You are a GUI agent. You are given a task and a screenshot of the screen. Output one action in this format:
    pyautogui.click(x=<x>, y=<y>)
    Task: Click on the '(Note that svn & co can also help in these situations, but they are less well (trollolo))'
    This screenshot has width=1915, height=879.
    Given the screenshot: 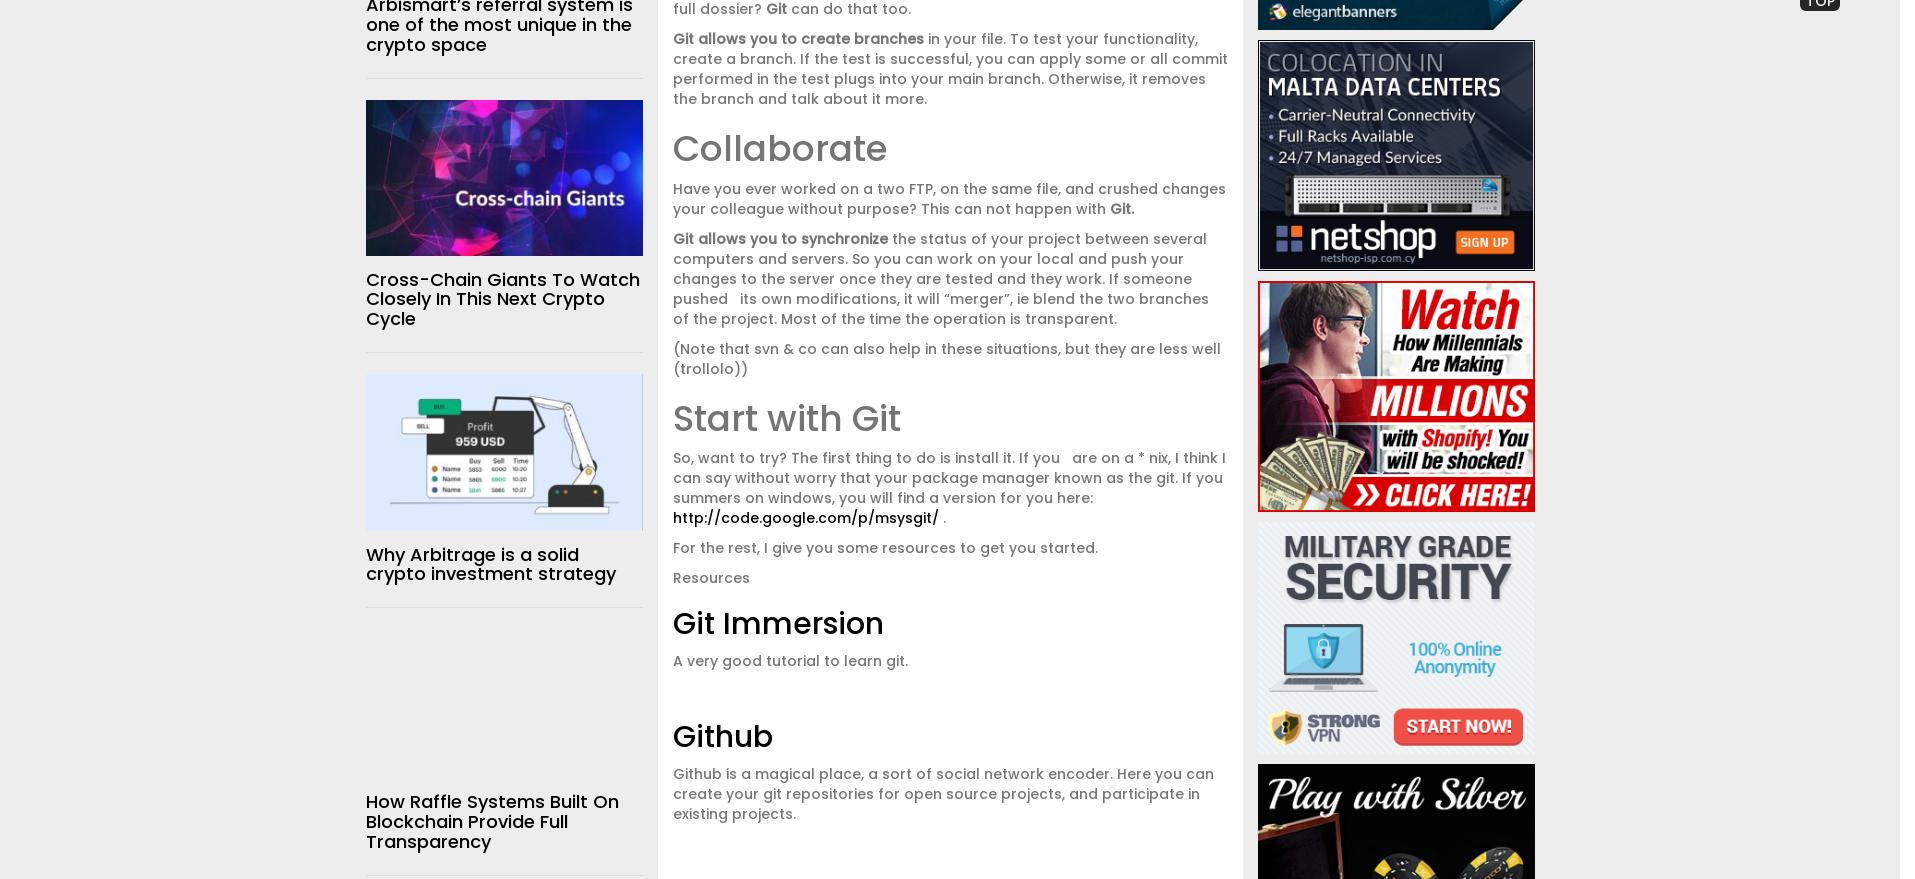 What is the action you would take?
    pyautogui.click(x=945, y=357)
    